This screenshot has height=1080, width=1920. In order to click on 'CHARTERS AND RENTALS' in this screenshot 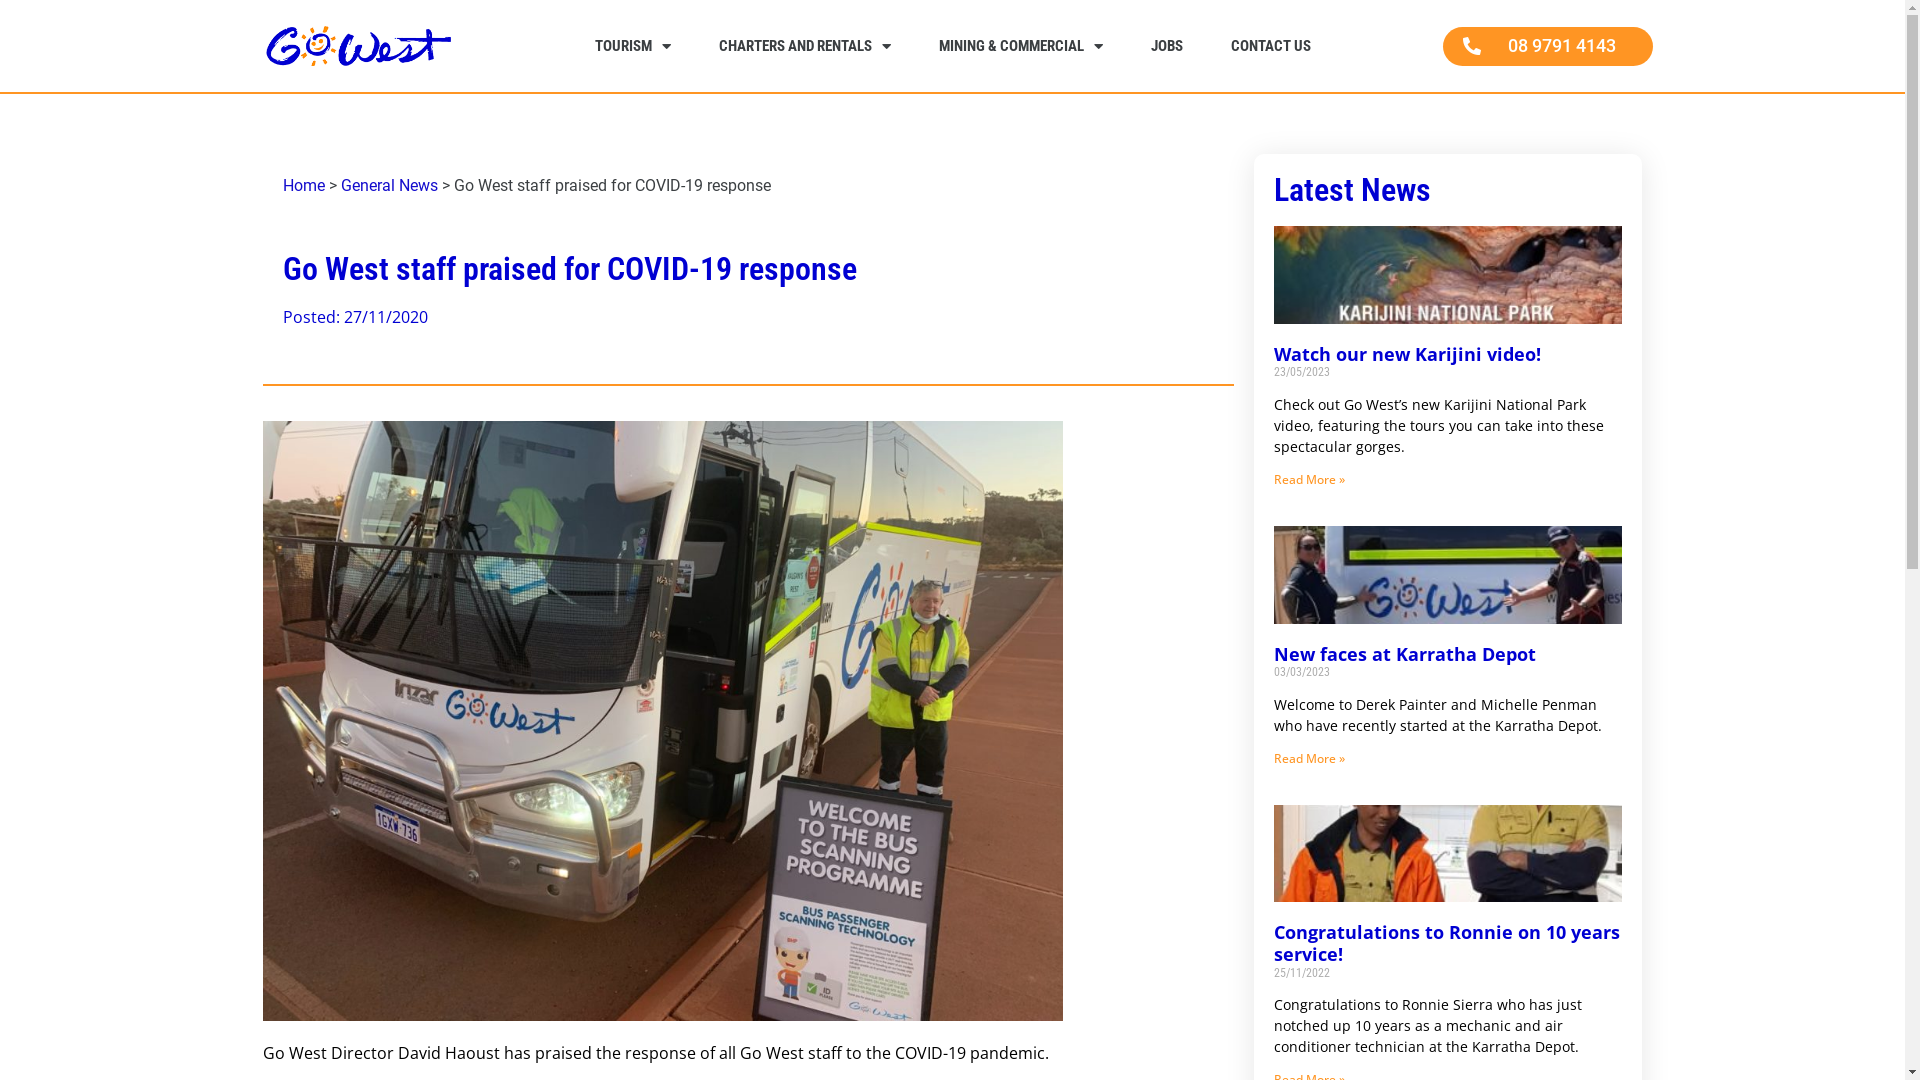, I will do `click(803, 45)`.